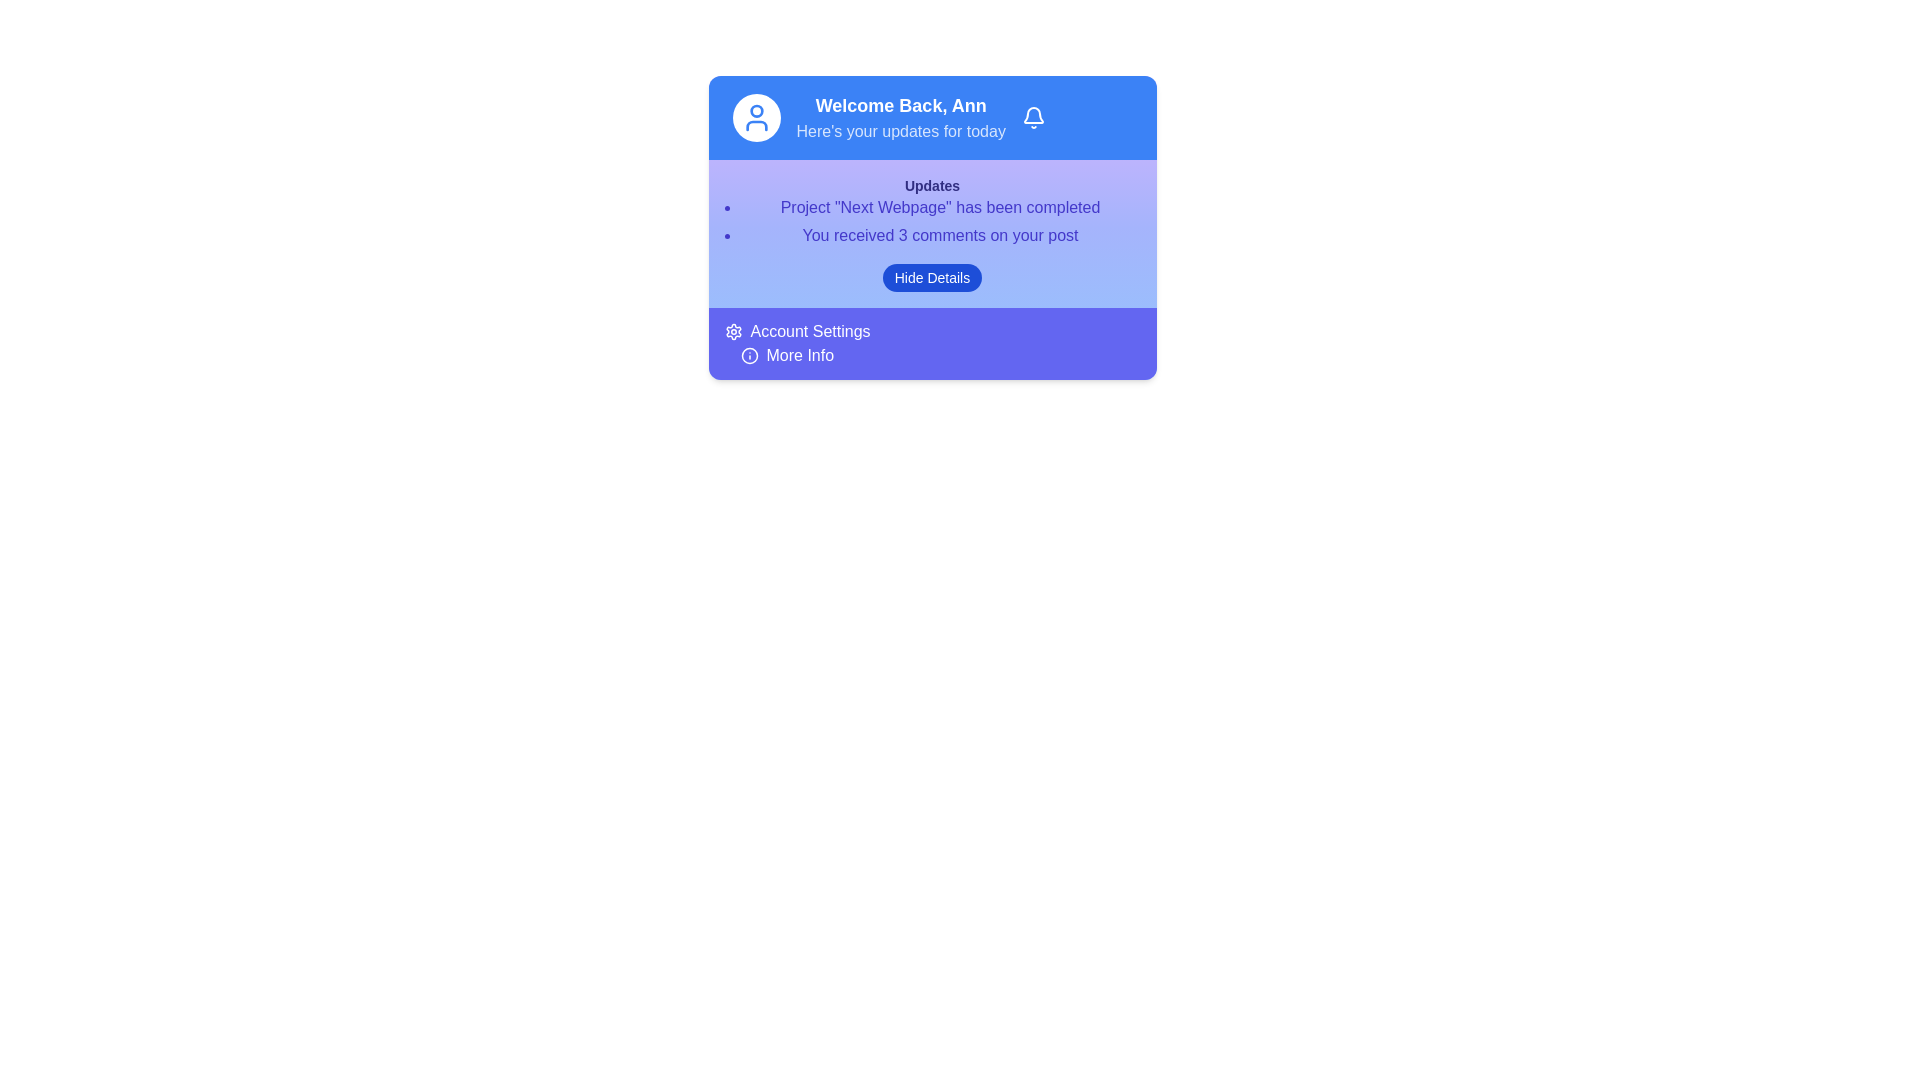 This screenshot has height=1080, width=1920. I want to click on the informational Text block with bulleted points located under the 'Updates' title, so click(931, 222).